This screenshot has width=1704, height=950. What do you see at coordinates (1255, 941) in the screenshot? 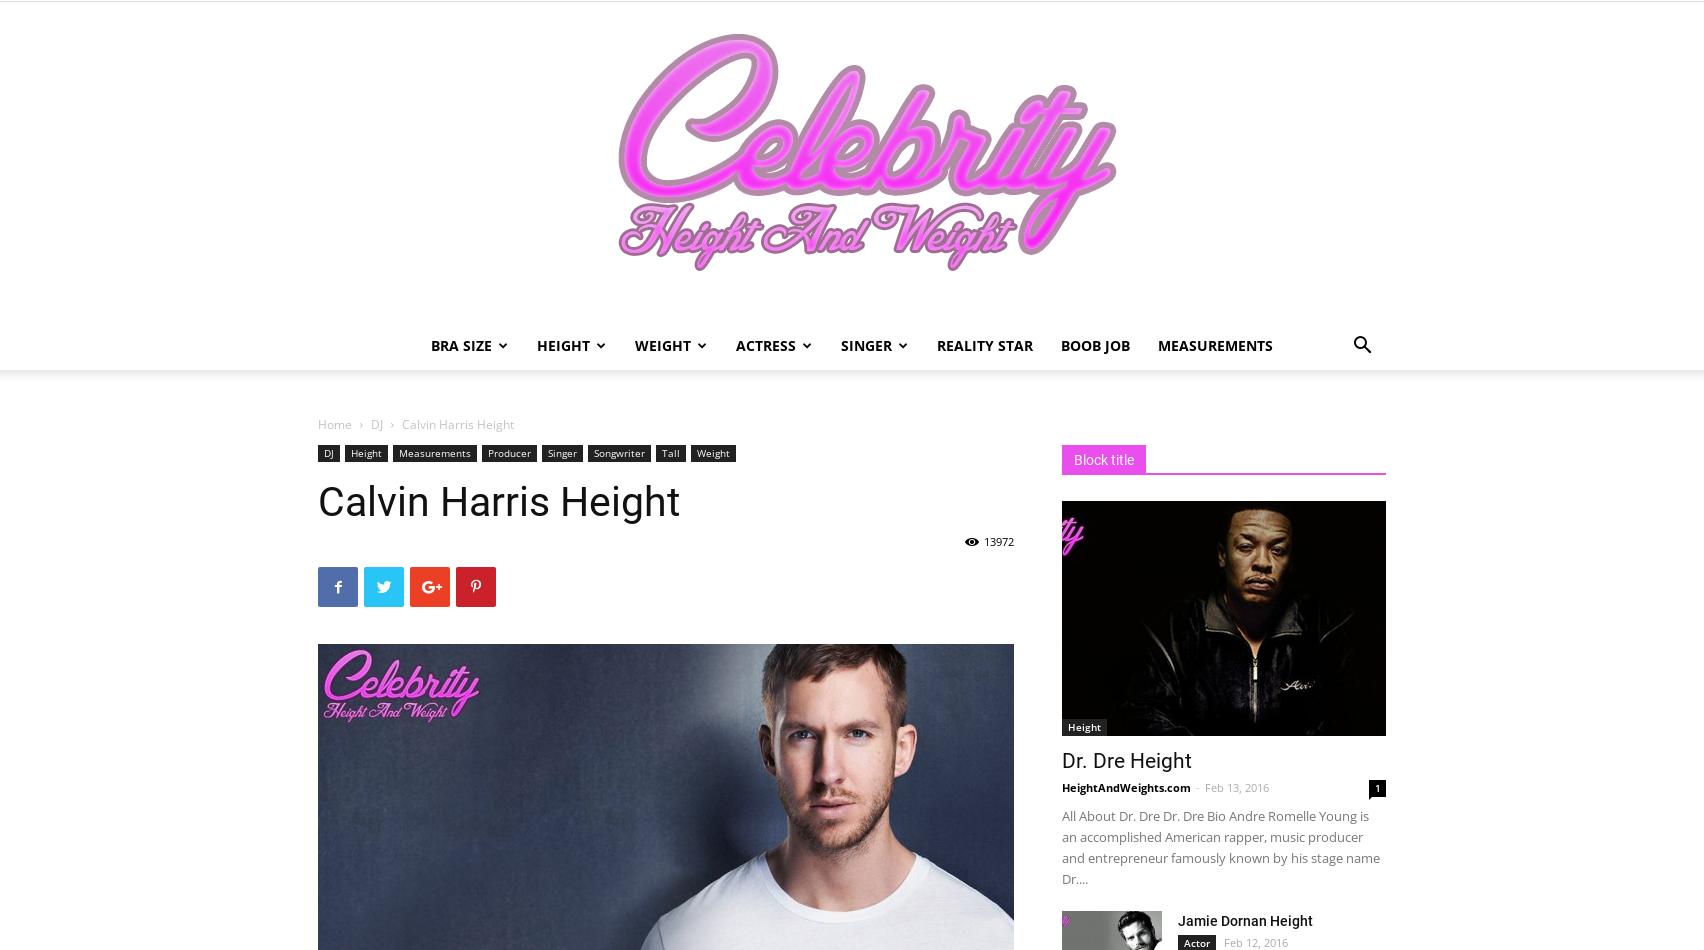
I see `'Feb 12, 2016'` at bounding box center [1255, 941].